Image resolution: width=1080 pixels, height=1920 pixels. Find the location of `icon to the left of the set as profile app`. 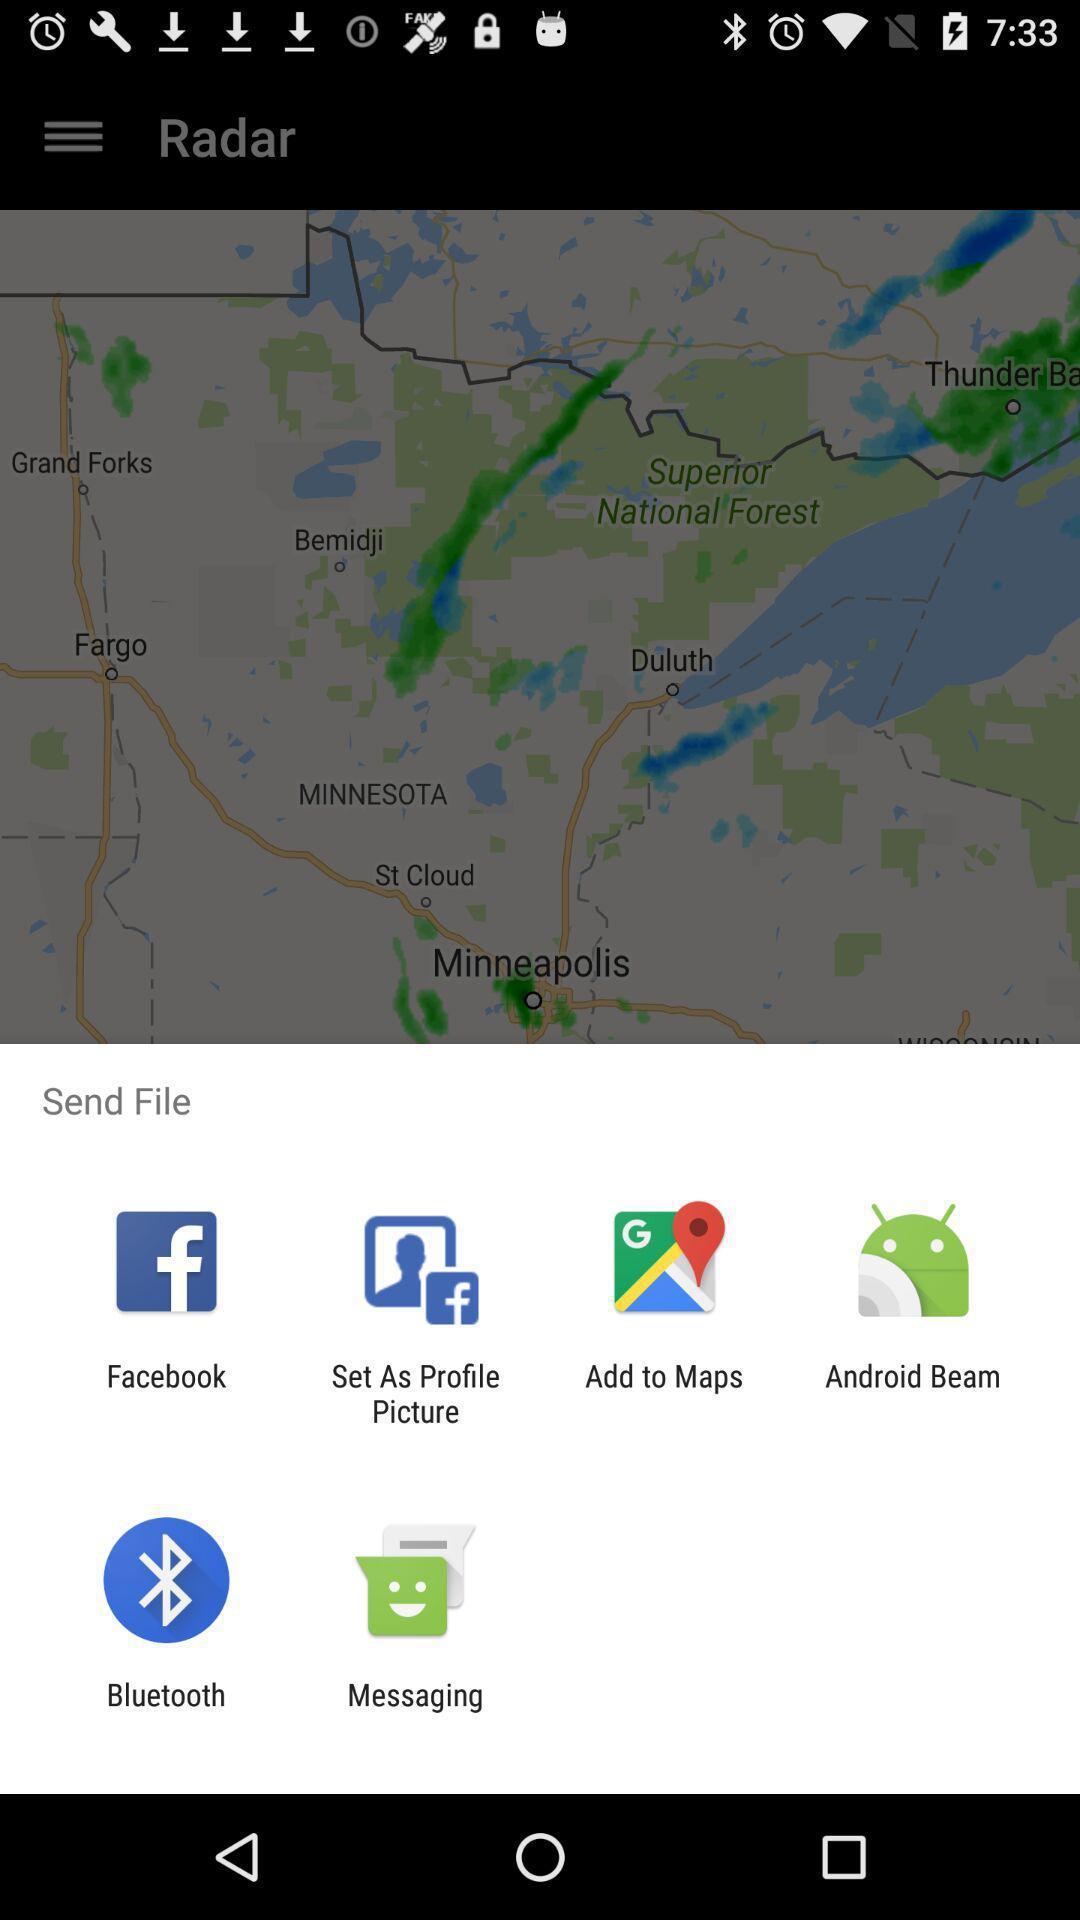

icon to the left of the set as profile app is located at coordinates (165, 1392).